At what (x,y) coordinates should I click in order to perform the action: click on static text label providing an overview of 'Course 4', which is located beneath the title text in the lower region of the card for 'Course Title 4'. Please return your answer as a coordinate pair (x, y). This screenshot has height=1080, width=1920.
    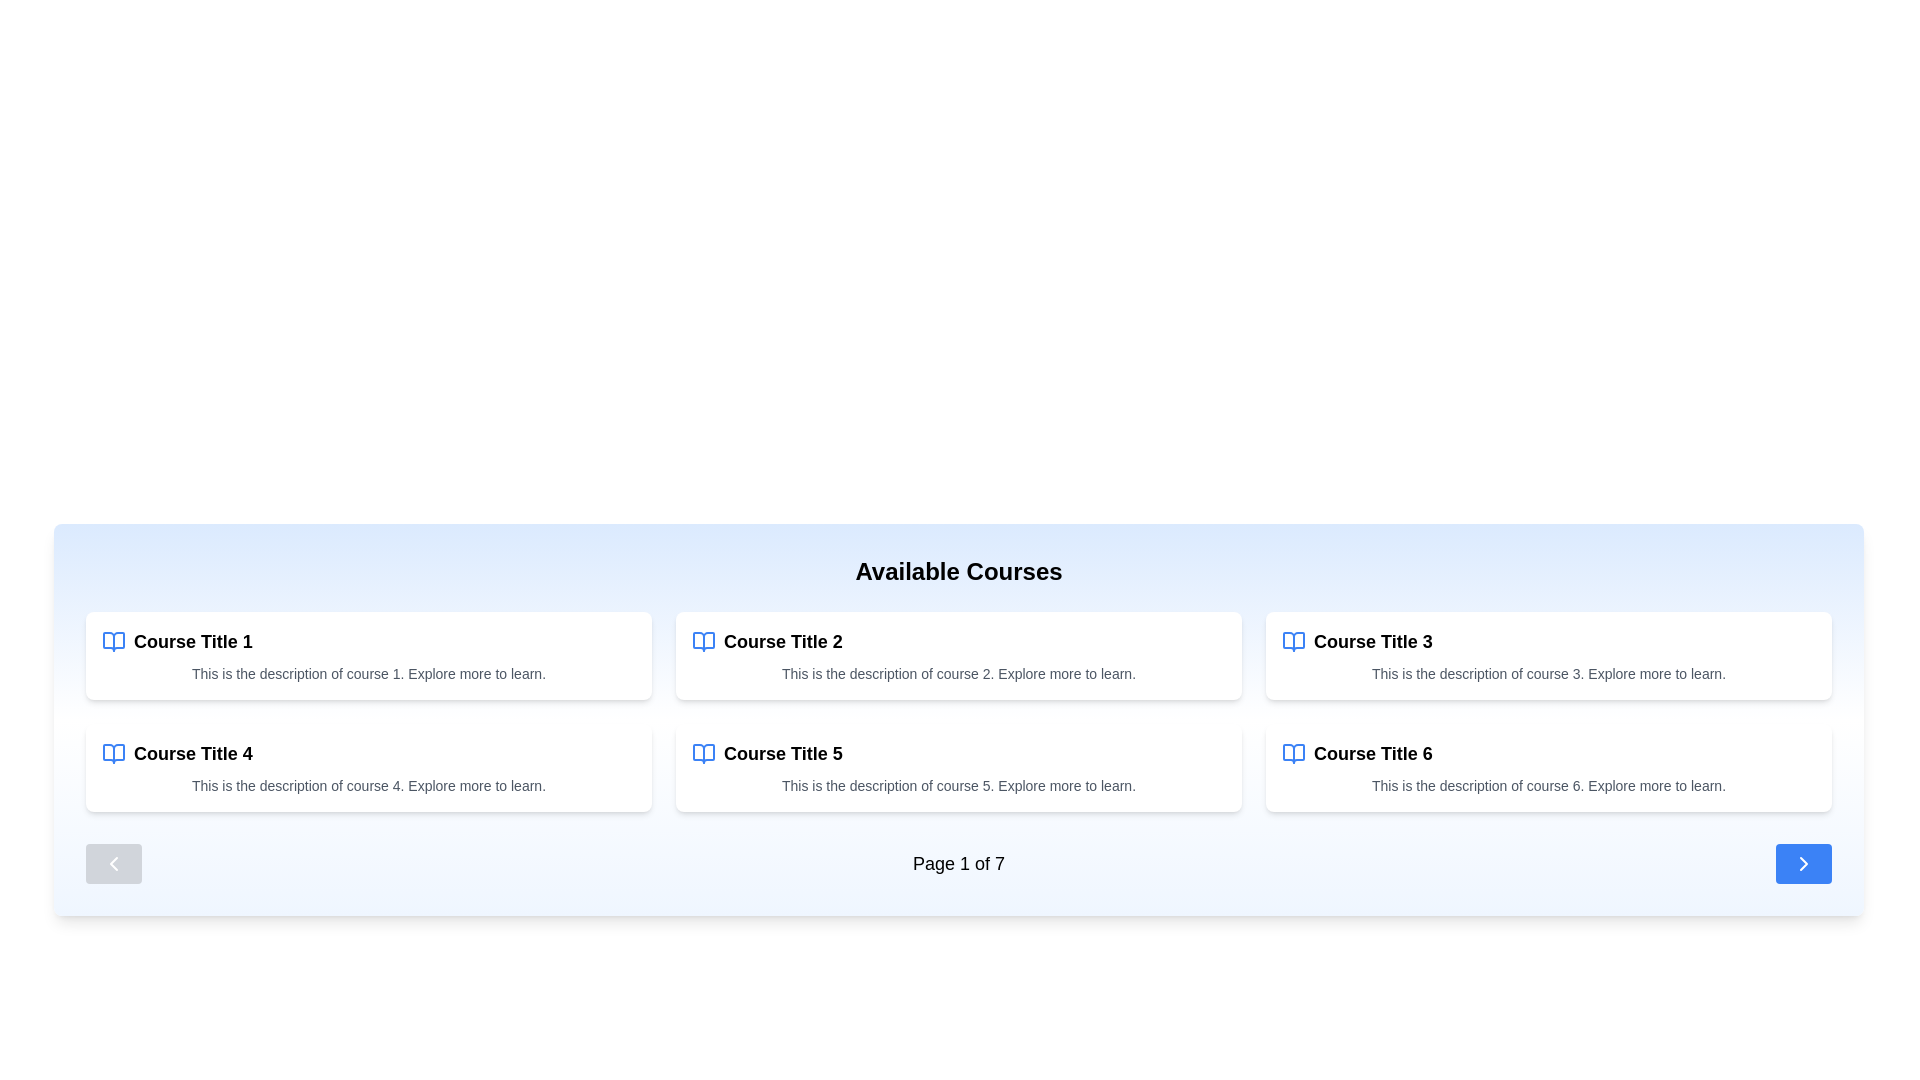
    Looking at the image, I should click on (369, 785).